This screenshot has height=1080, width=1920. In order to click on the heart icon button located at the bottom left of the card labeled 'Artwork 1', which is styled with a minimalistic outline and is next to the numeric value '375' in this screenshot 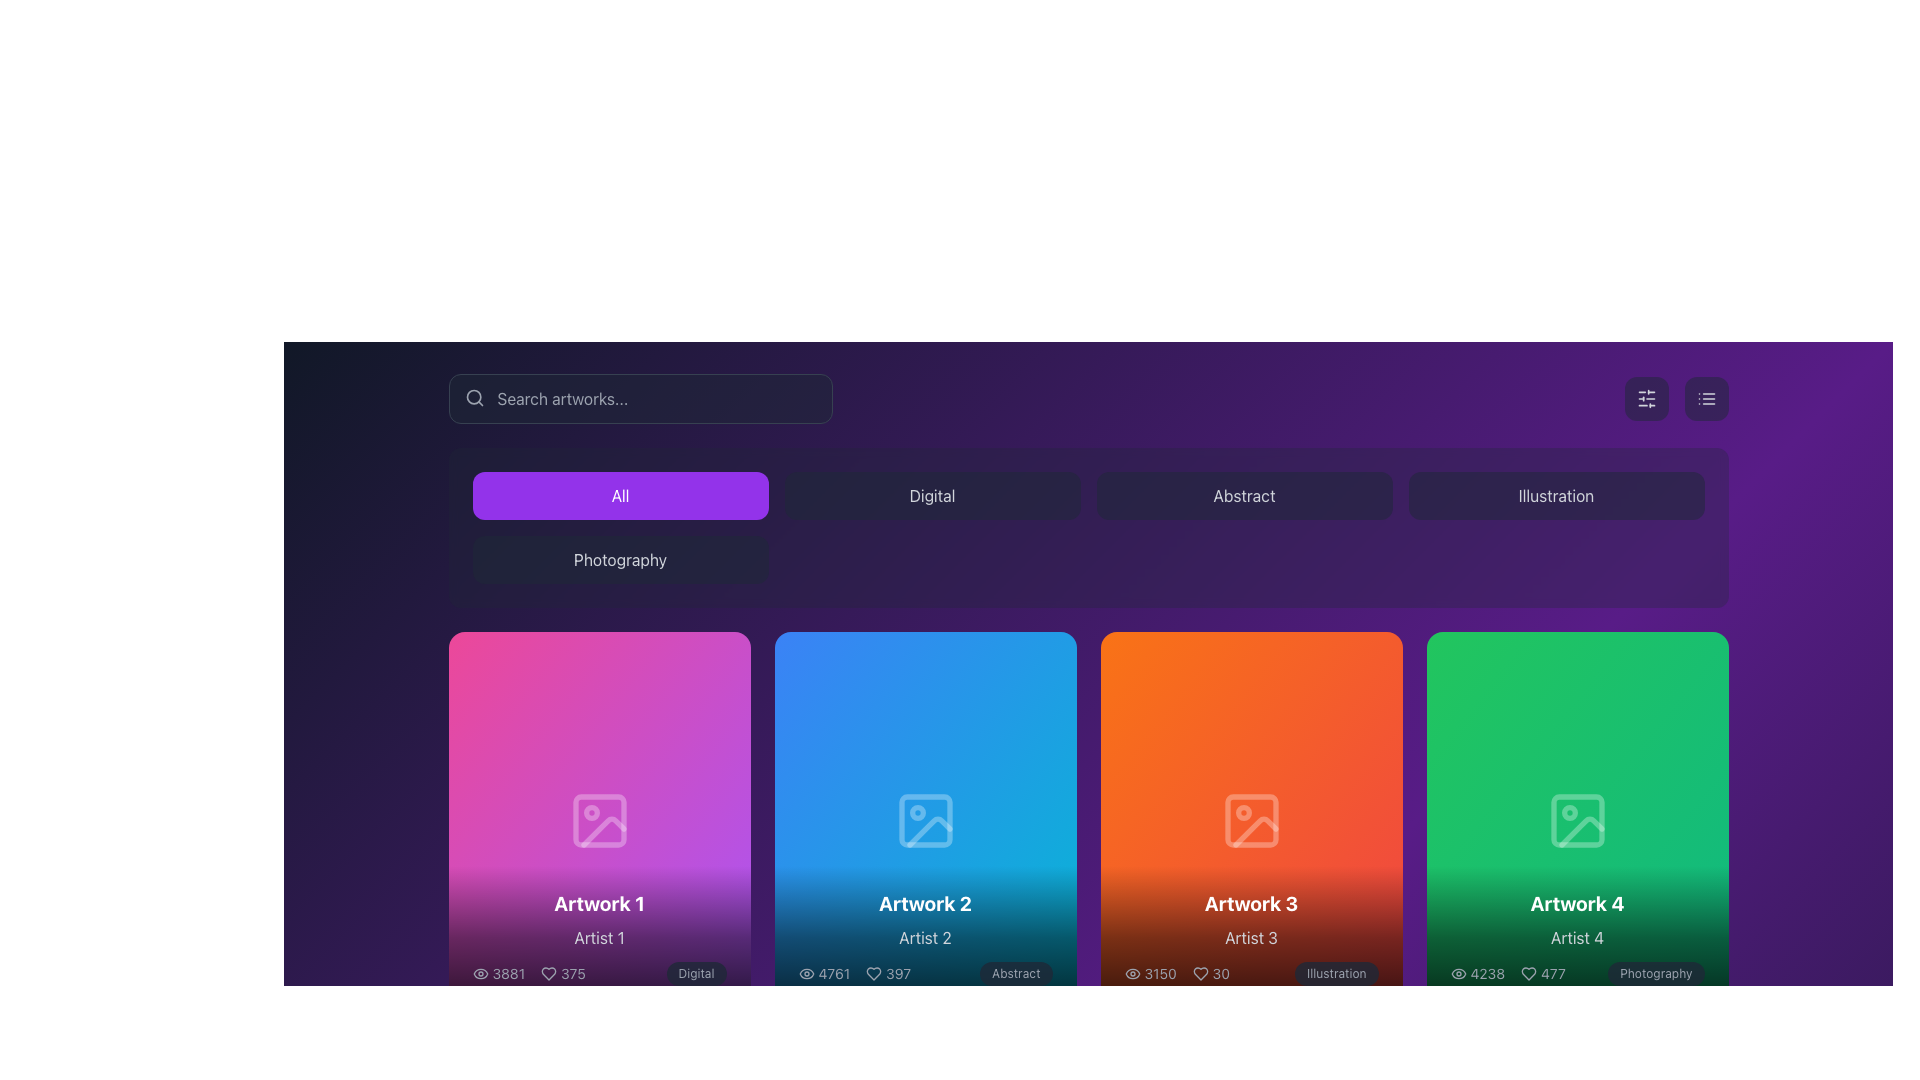, I will do `click(549, 972)`.